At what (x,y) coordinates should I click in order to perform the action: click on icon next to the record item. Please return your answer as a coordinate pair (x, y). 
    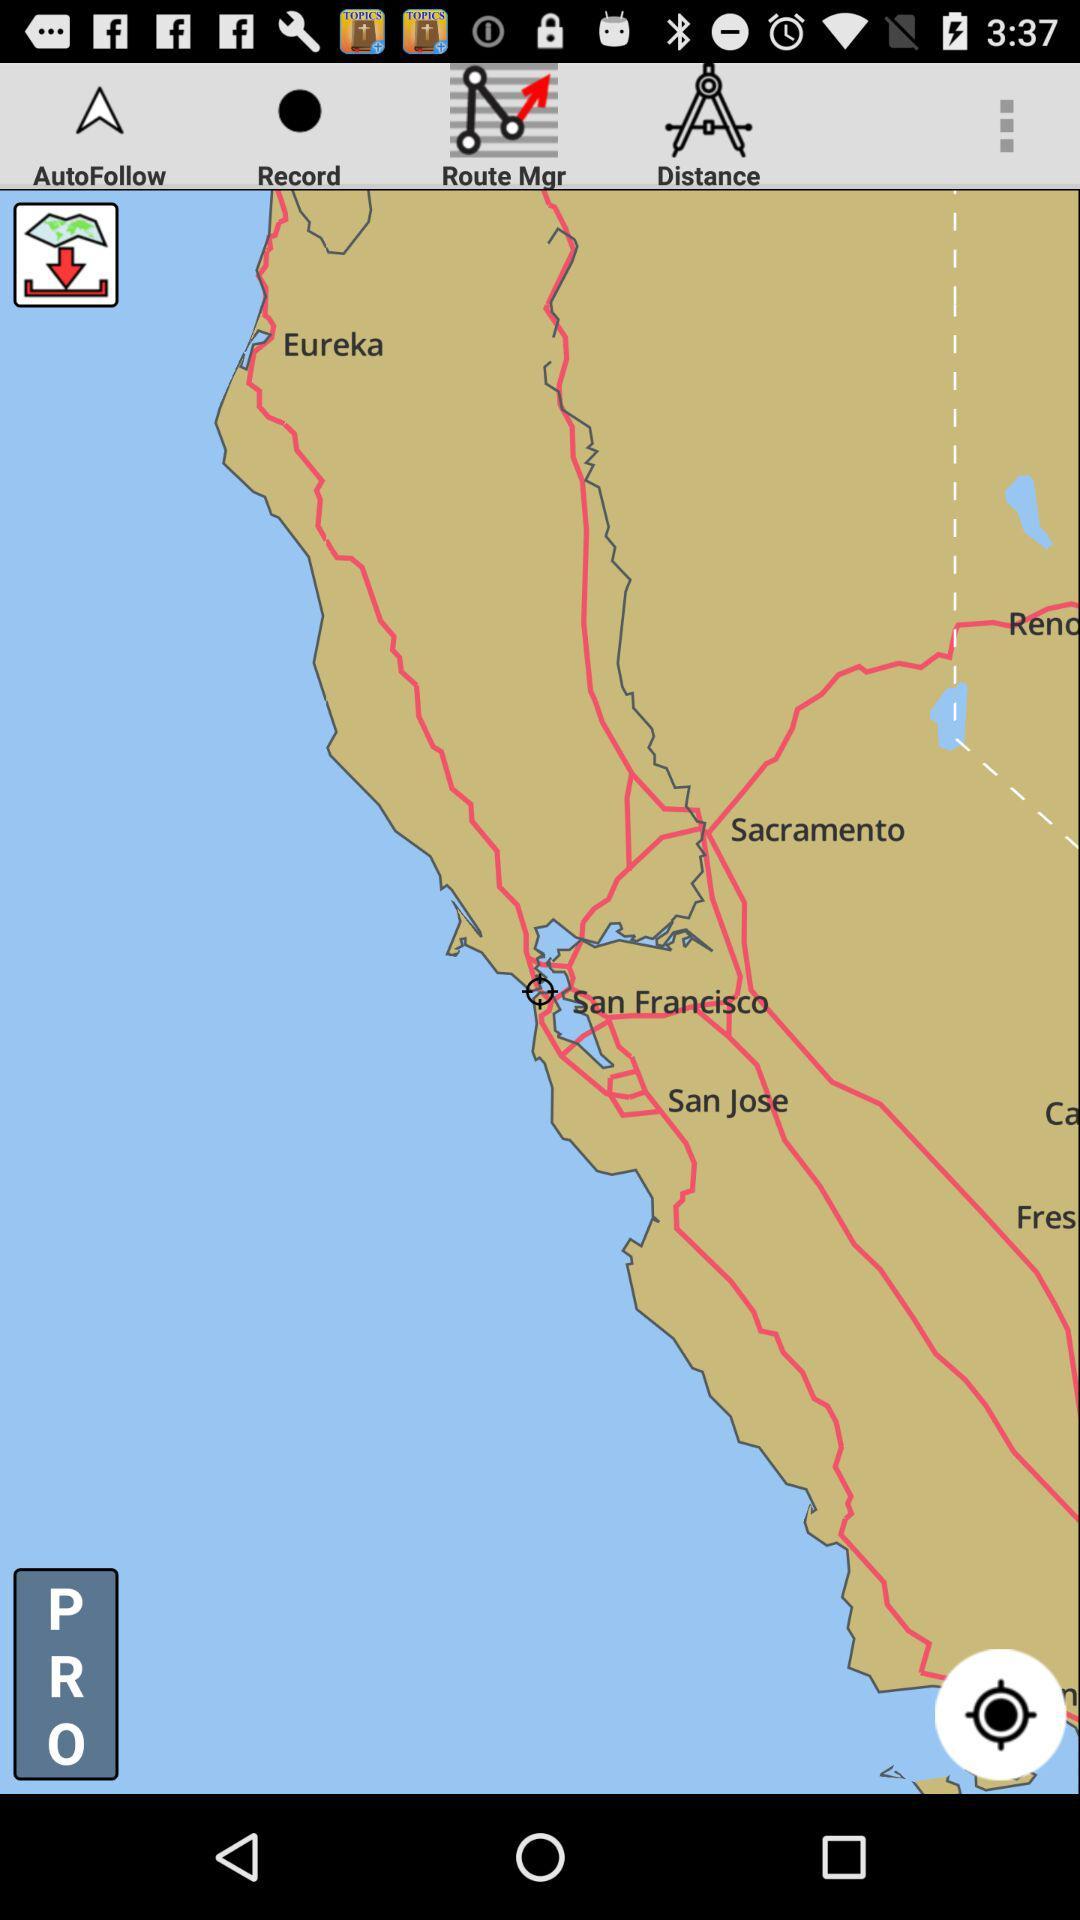
    Looking at the image, I should click on (64, 253).